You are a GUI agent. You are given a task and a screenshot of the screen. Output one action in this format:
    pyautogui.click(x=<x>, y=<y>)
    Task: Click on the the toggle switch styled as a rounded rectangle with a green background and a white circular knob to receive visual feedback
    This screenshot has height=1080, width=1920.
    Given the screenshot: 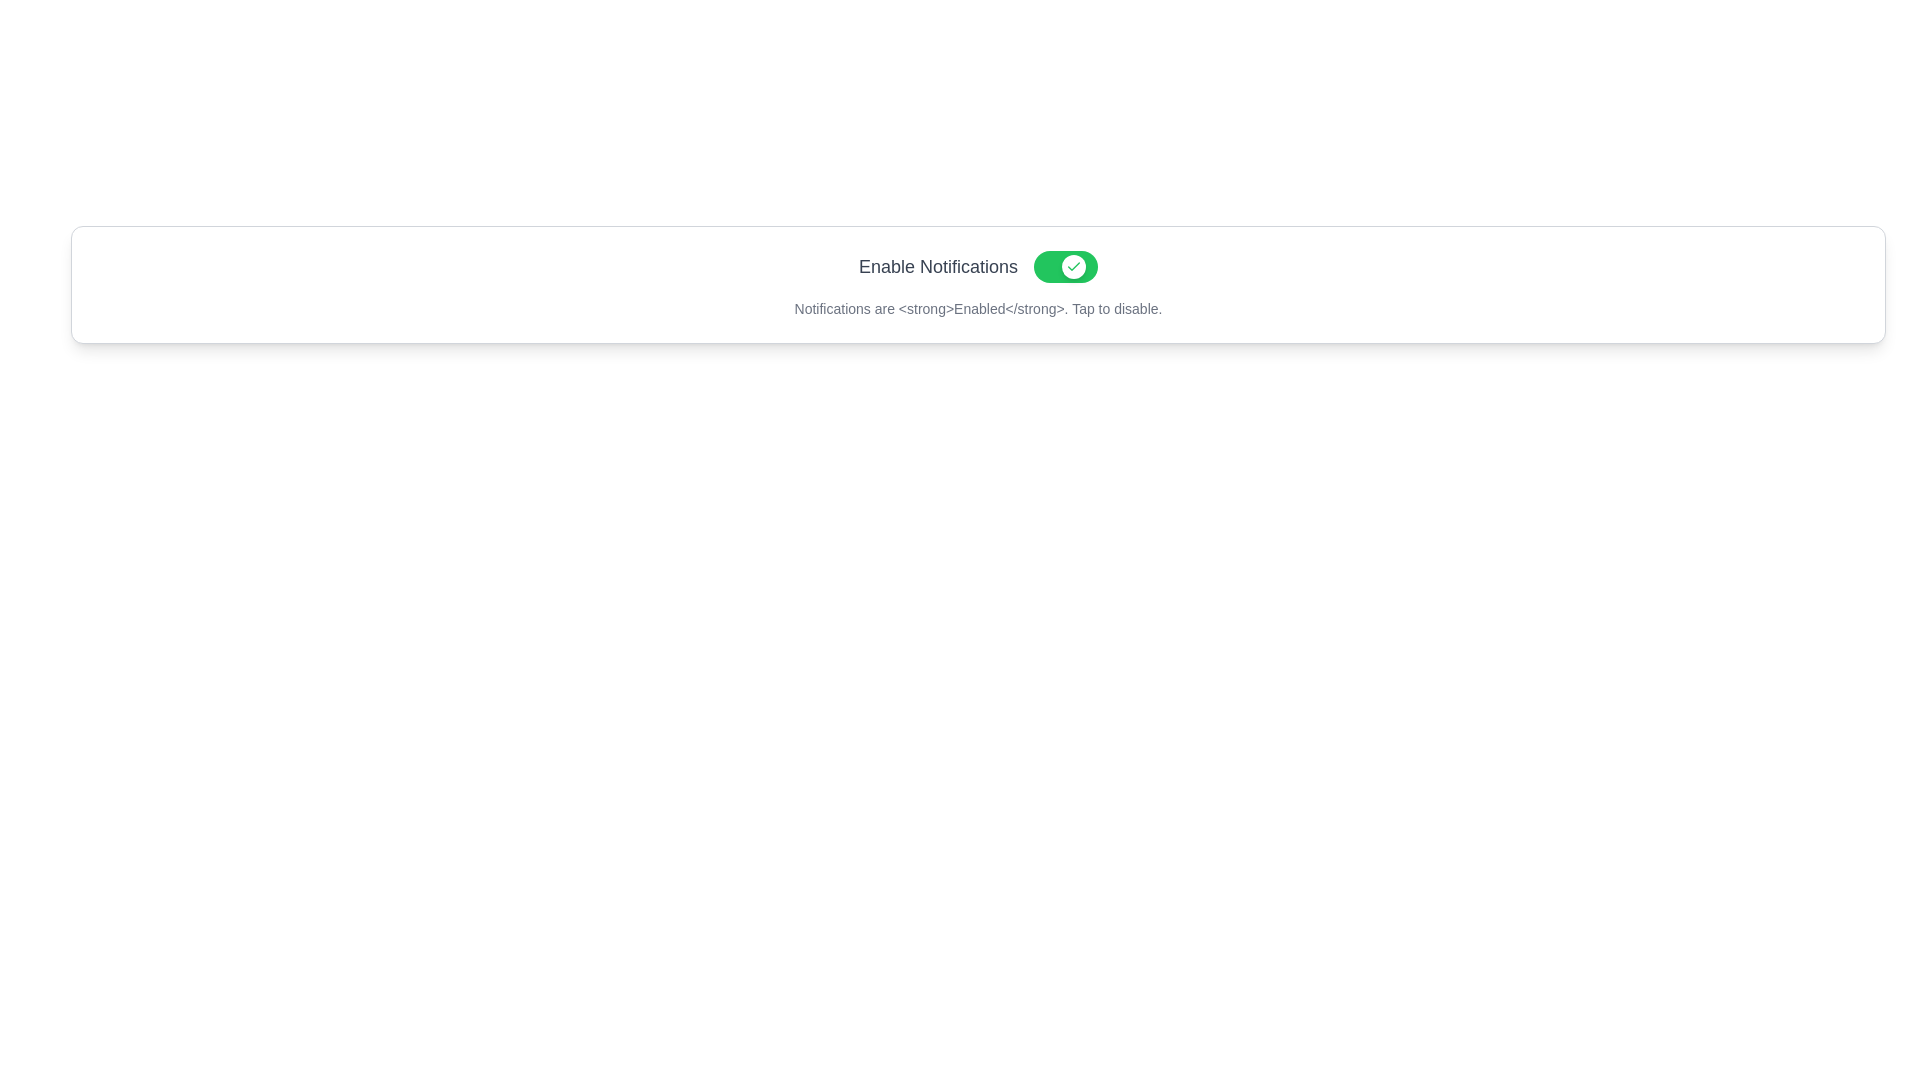 What is the action you would take?
    pyautogui.click(x=1064, y=265)
    